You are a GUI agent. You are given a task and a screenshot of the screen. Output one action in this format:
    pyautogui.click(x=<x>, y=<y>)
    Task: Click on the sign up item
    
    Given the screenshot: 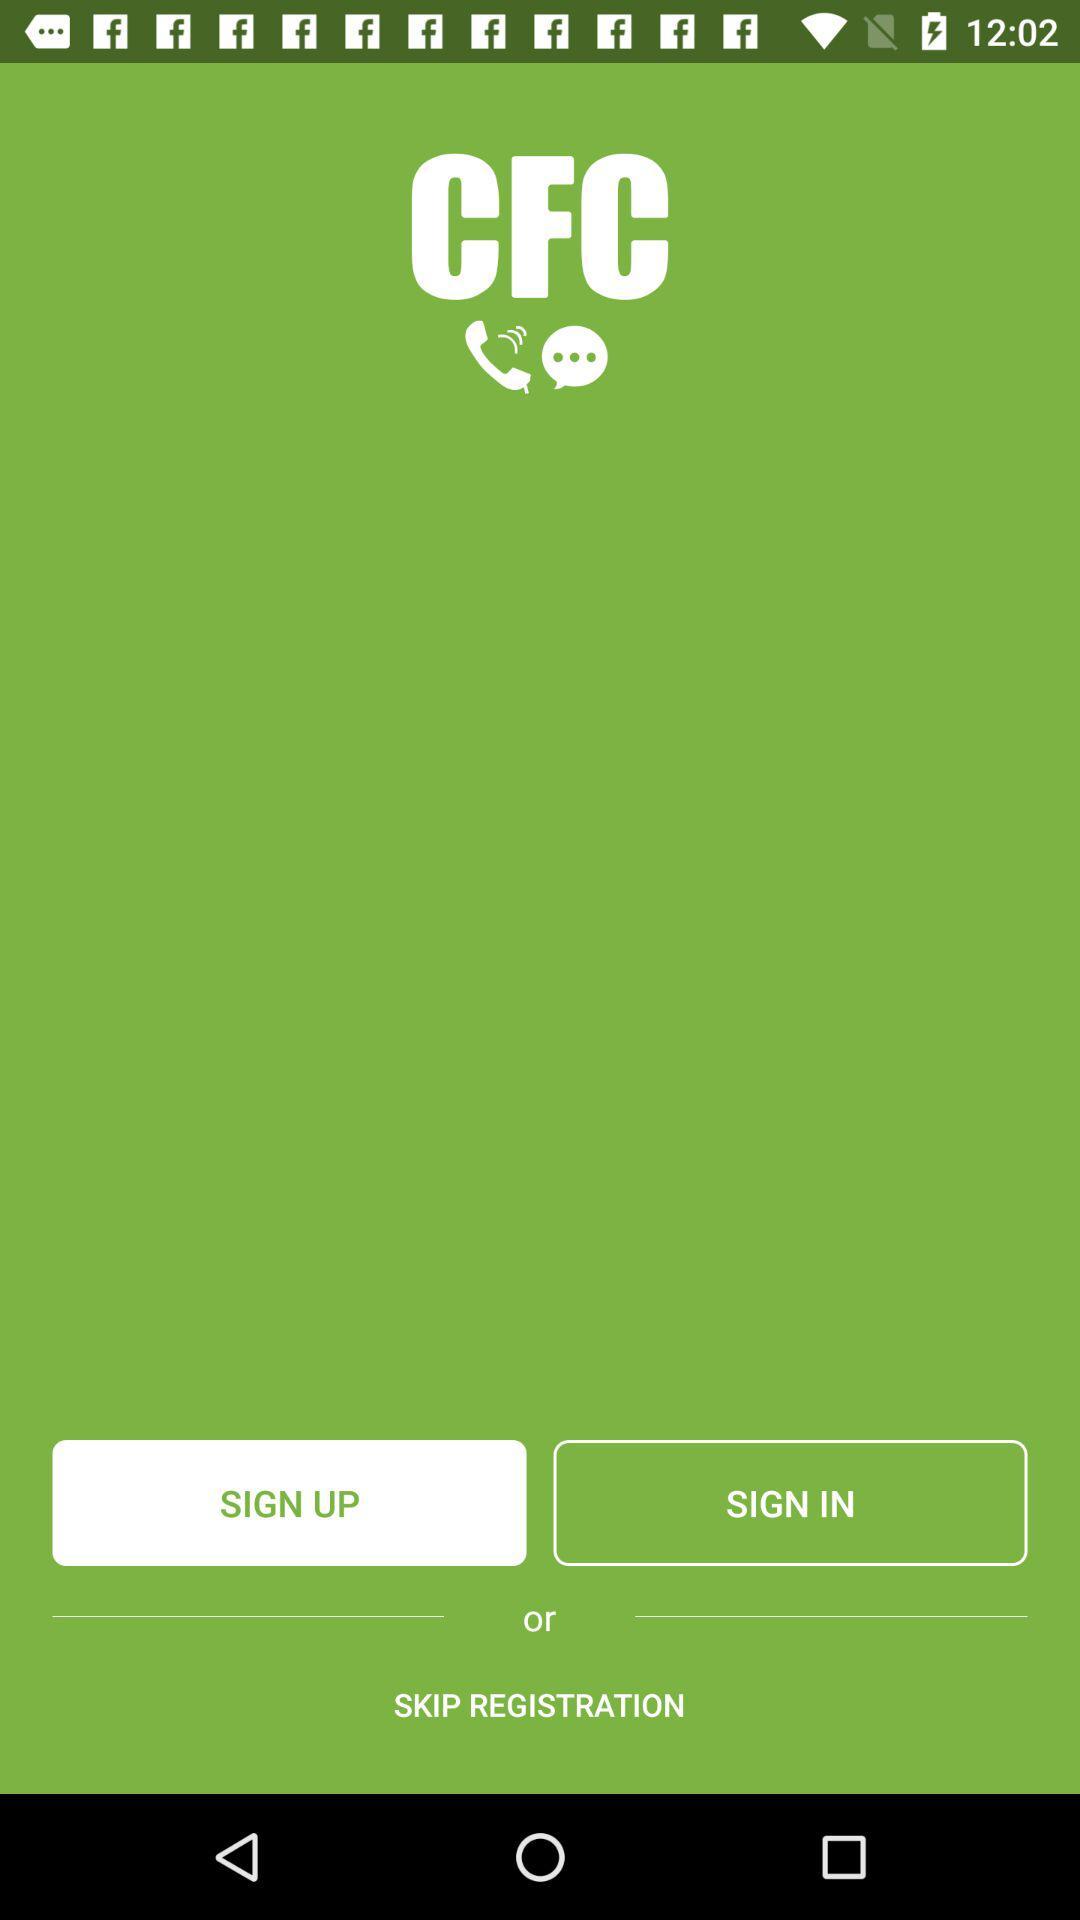 What is the action you would take?
    pyautogui.click(x=289, y=1502)
    